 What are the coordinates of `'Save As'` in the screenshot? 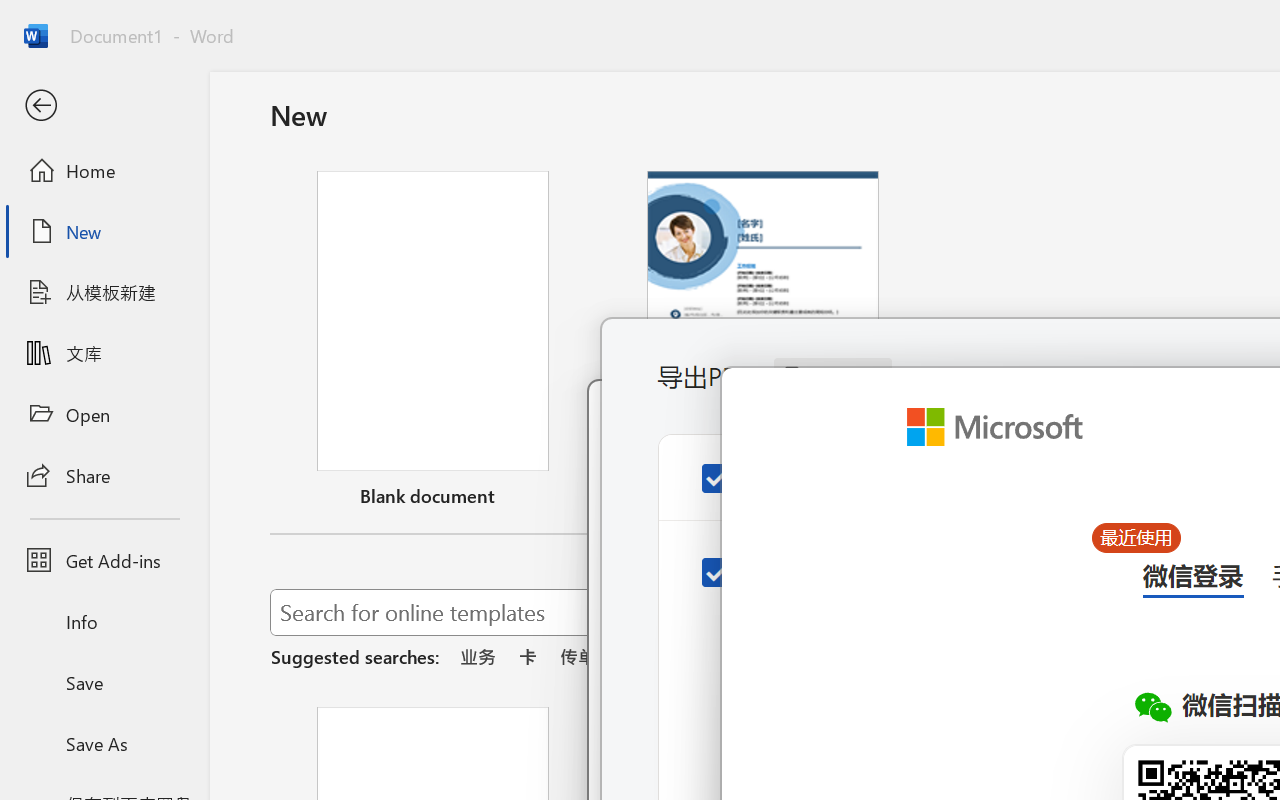 It's located at (103, 743).